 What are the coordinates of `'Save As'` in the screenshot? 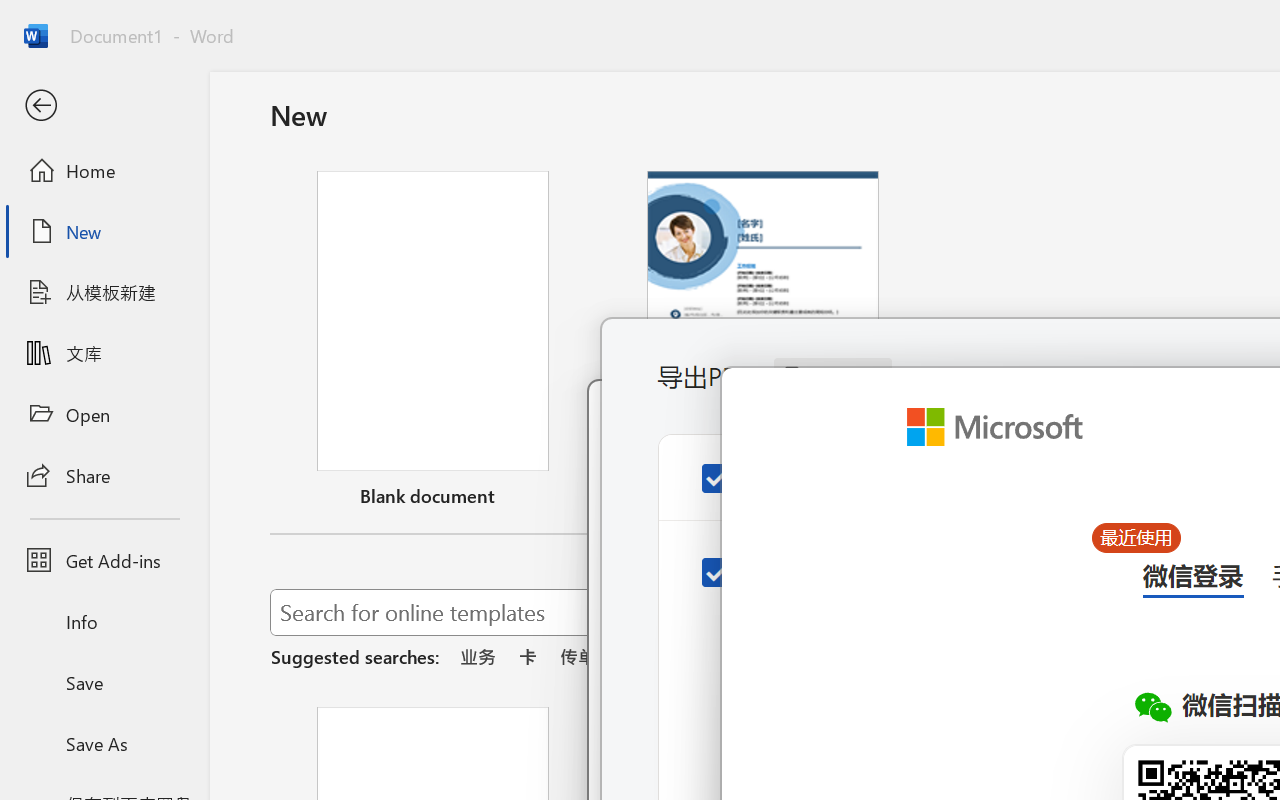 It's located at (103, 743).